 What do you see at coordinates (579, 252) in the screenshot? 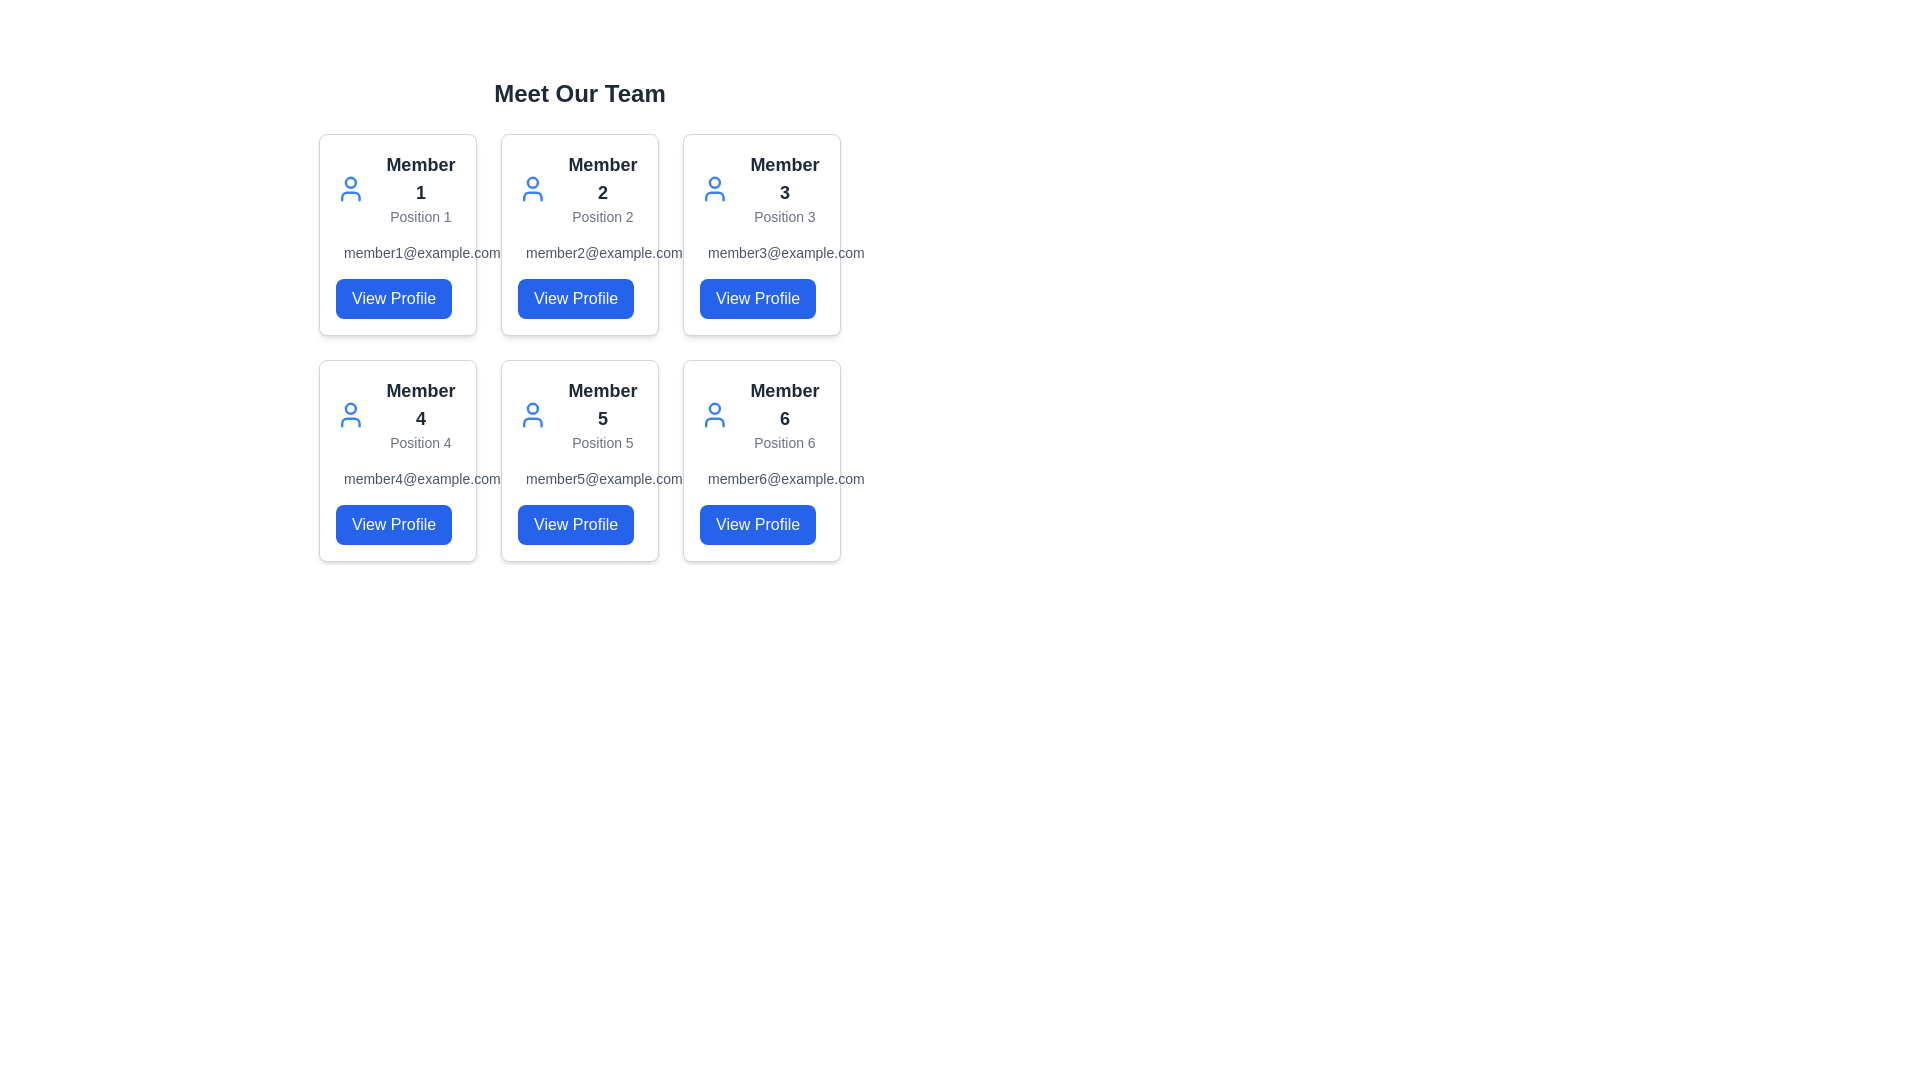
I see `the text display element showing the email address 'member2@example.com', which is styled in gray and positioned alongside a mail icon, located in the second box from the left in the second row of the grid` at bounding box center [579, 252].